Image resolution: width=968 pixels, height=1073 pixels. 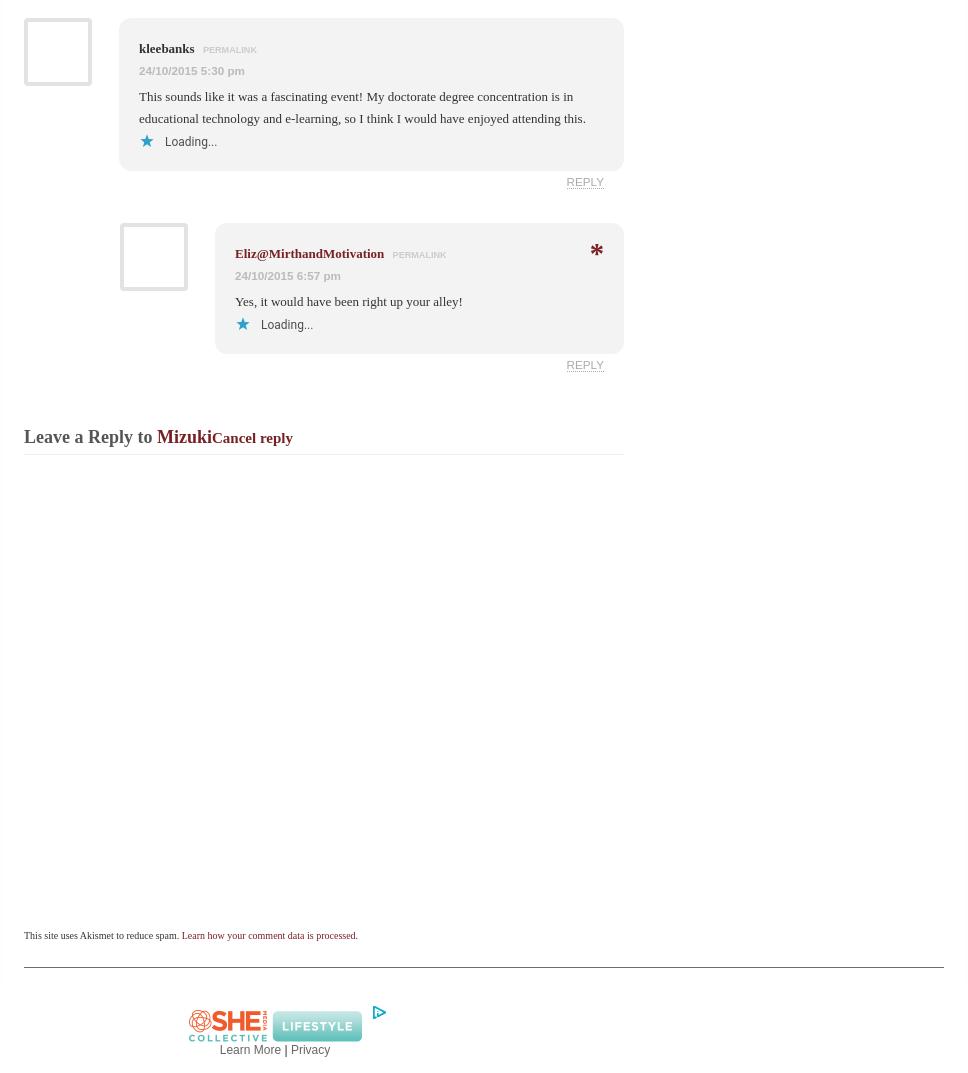 What do you see at coordinates (596, 251) in the screenshot?
I see `'*'` at bounding box center [596, 251].